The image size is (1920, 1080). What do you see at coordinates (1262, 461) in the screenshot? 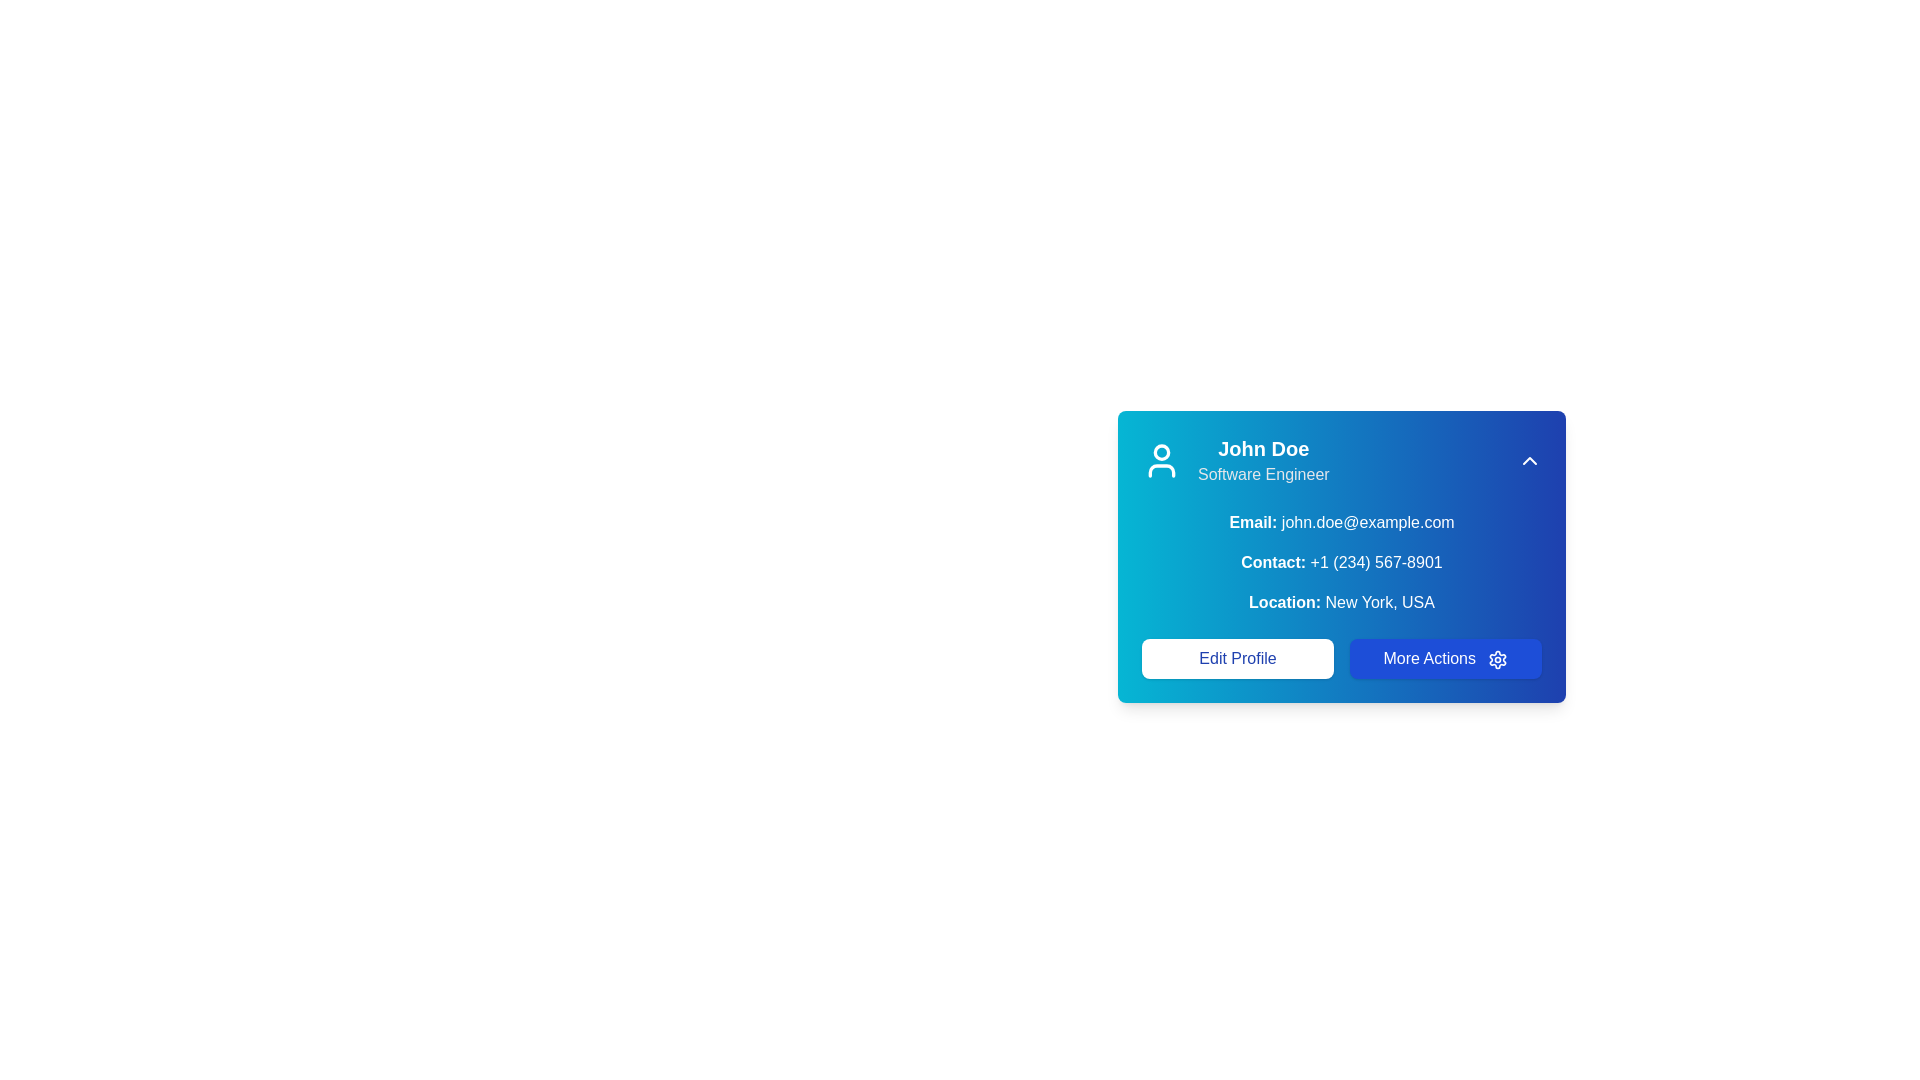
I see `the Text label displaying the user's name and job title, which is located at the top right of the card, adjacent to the user profile icon` at bounding box center [1262, 461].